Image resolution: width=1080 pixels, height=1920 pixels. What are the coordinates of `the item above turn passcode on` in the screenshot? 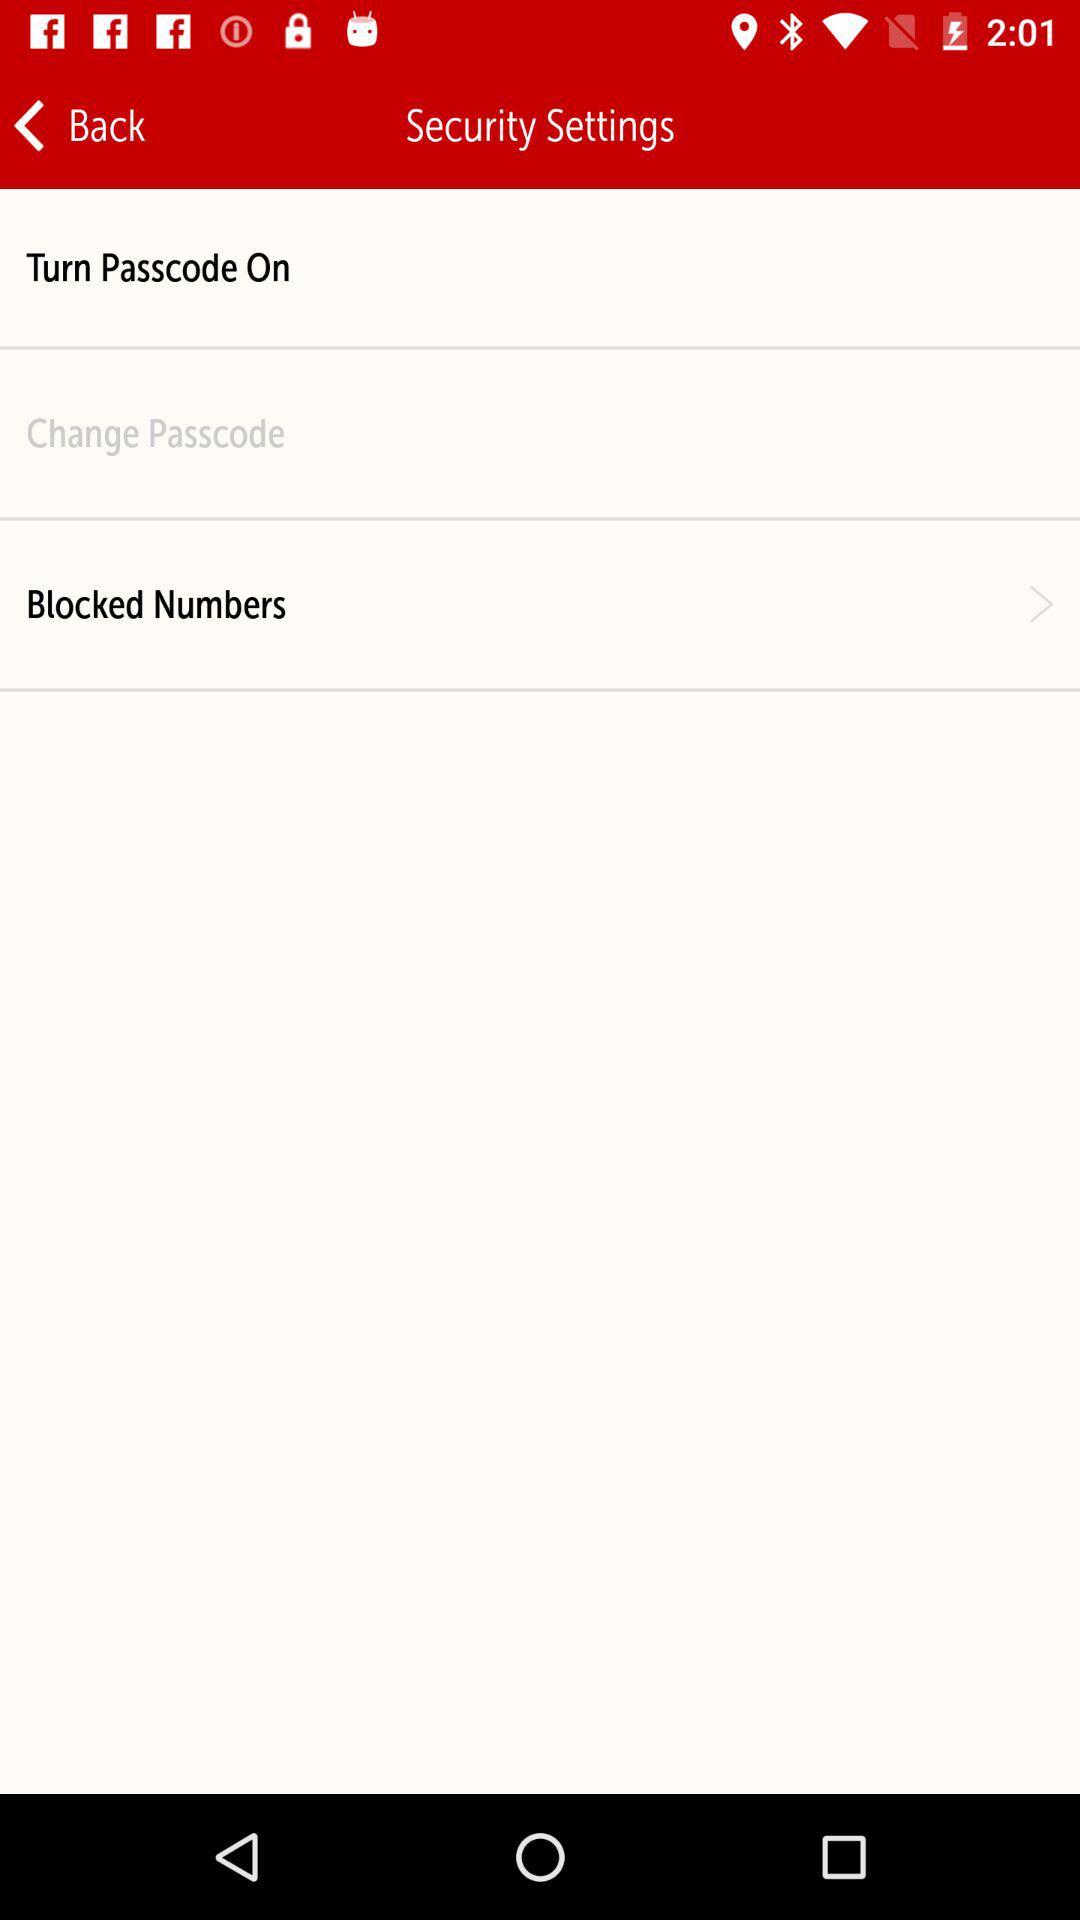 It's located at (77, 124).